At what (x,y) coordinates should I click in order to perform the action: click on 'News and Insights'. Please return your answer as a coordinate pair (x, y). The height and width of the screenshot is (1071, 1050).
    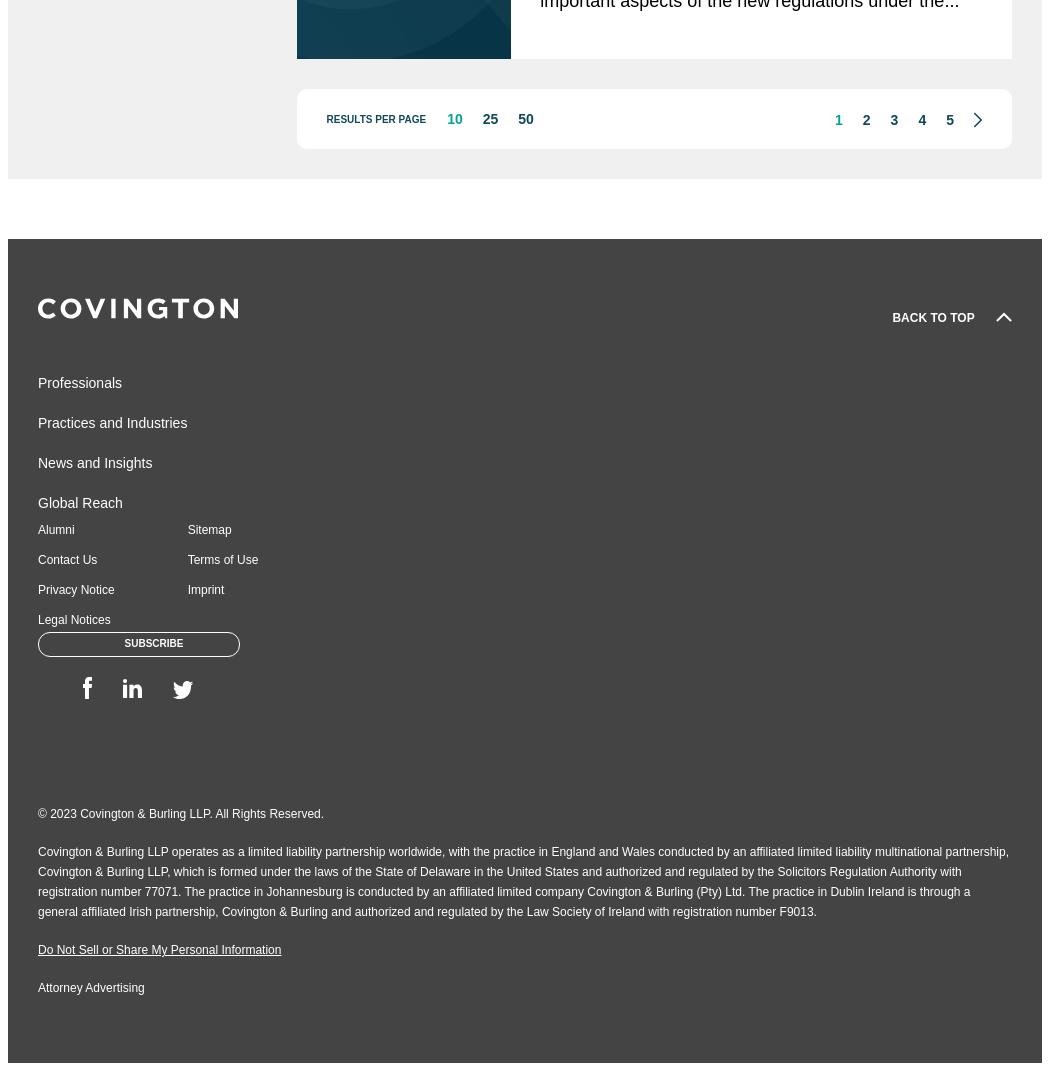
    Looking at the image, I should click on (95, 461).